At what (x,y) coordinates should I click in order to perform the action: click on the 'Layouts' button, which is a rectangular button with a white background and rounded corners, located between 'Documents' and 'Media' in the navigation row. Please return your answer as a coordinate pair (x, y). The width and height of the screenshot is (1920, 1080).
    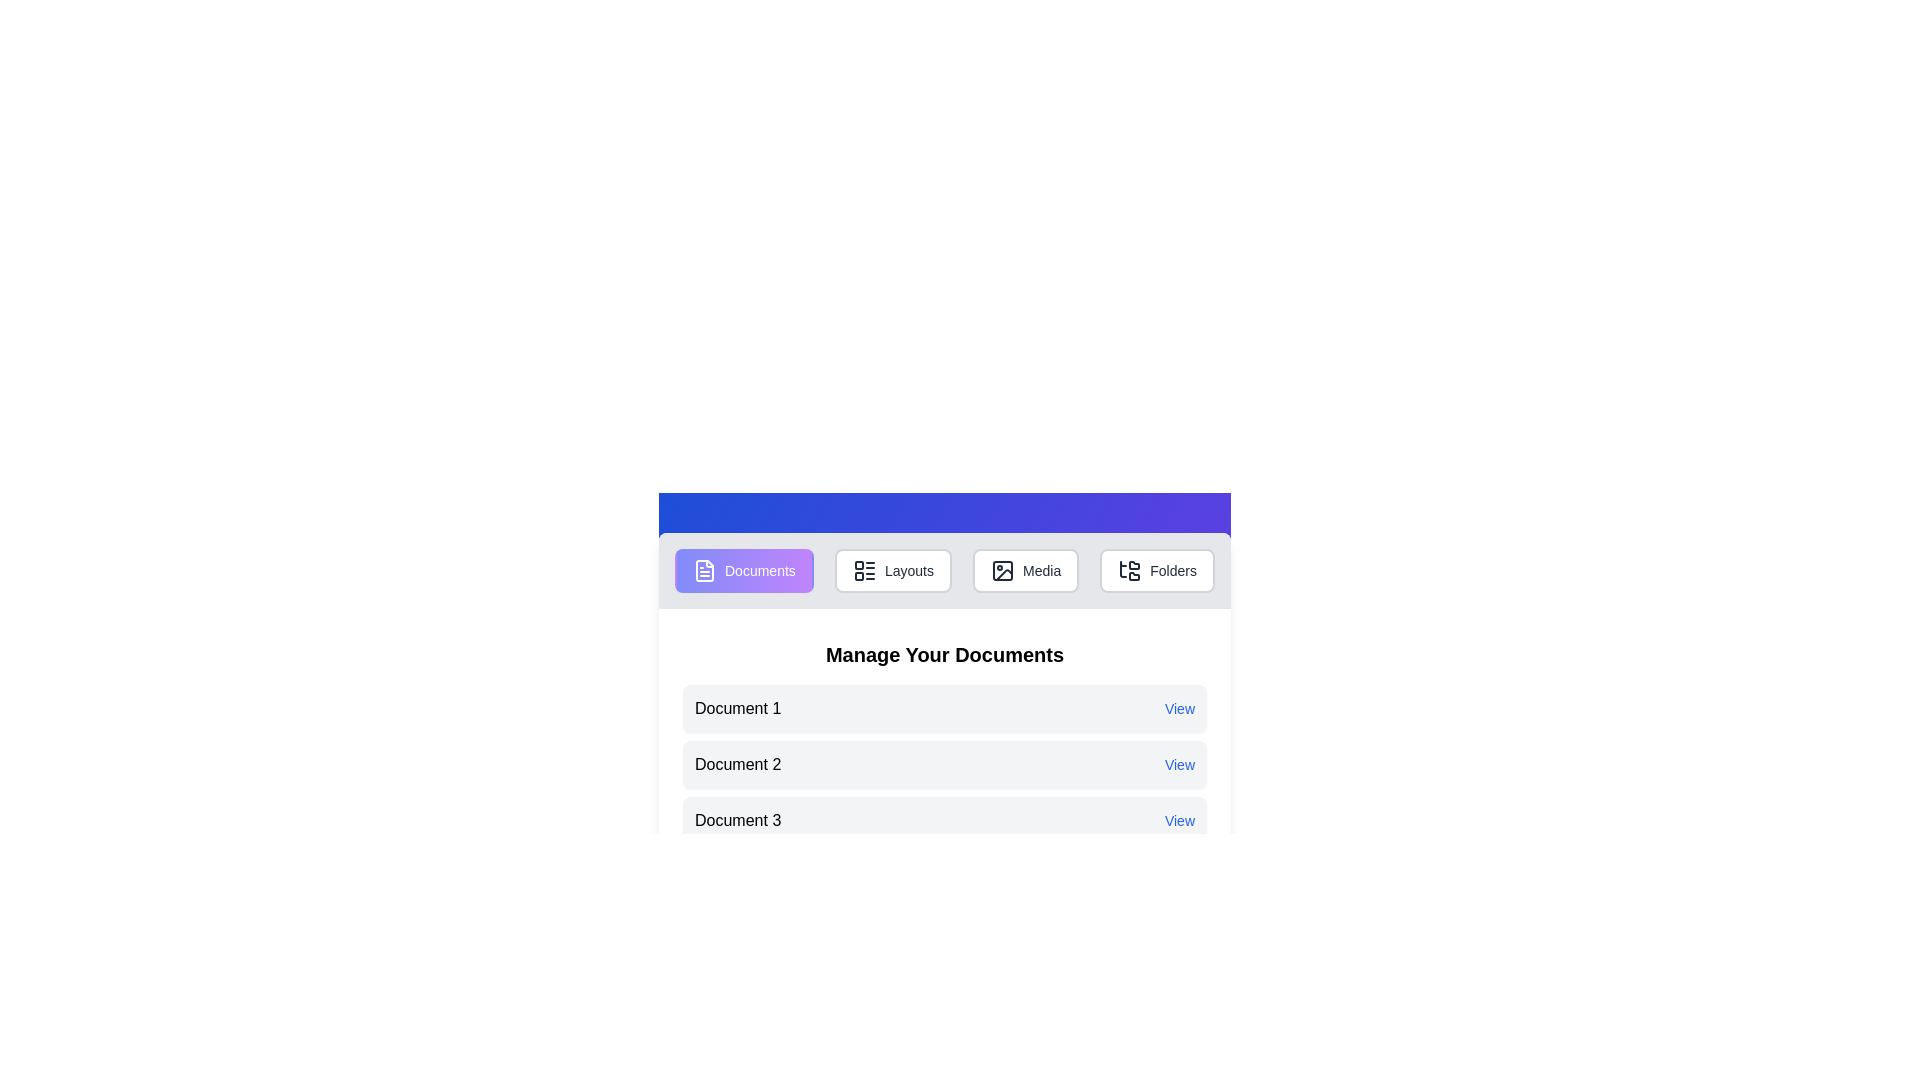
    Looking at the image, I should click on (892, 570).